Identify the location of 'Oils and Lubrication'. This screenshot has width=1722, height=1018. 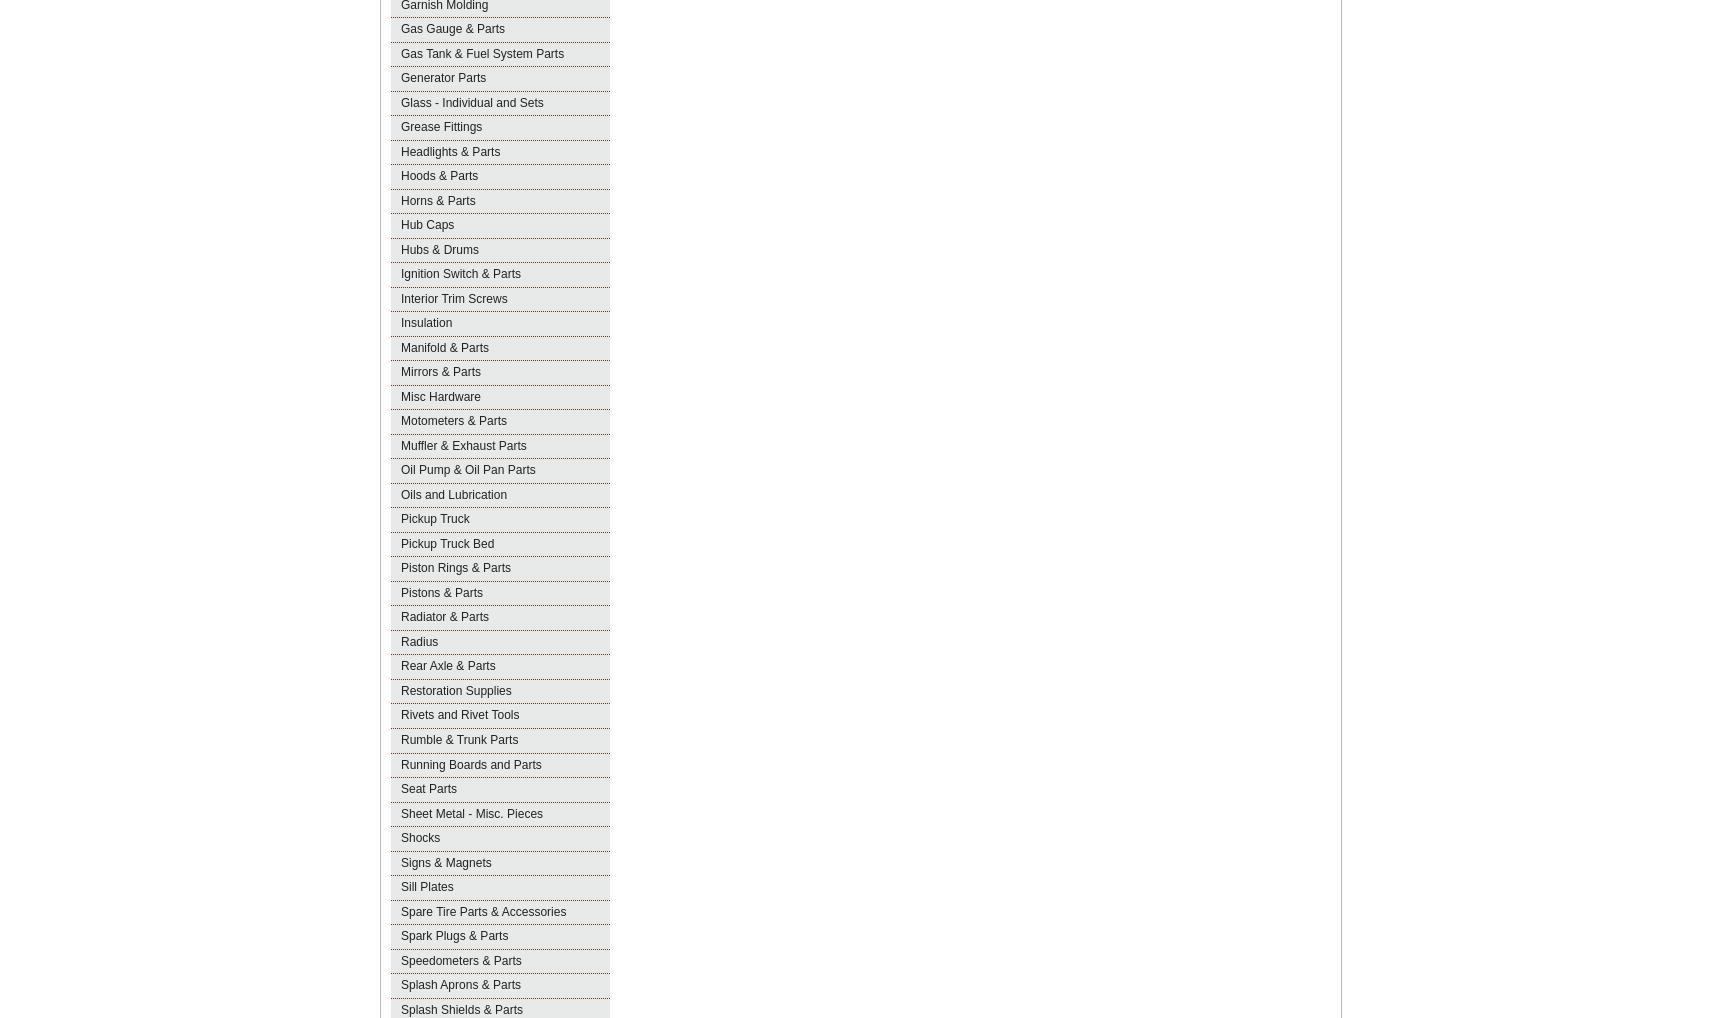
(452, 494).